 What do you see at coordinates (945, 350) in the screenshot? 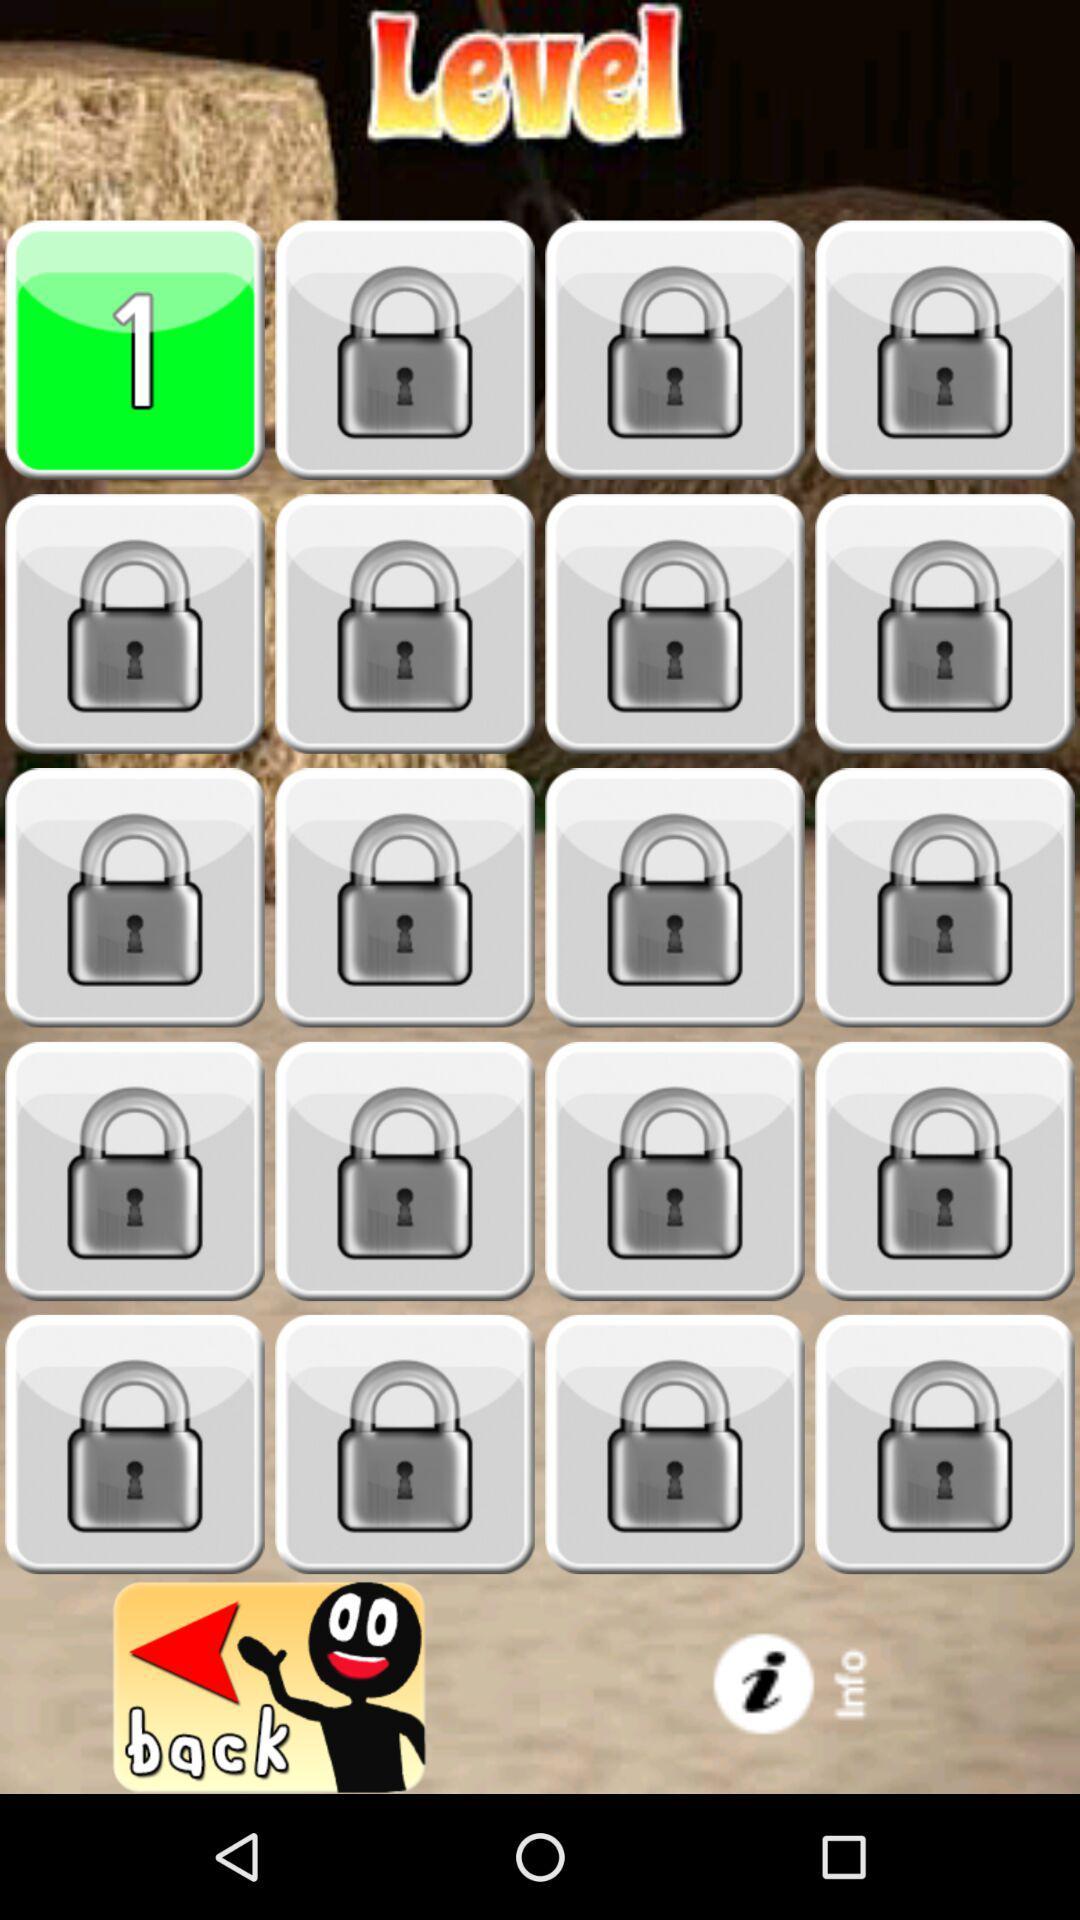
I see `lock button` at bounding box center [945, 350].